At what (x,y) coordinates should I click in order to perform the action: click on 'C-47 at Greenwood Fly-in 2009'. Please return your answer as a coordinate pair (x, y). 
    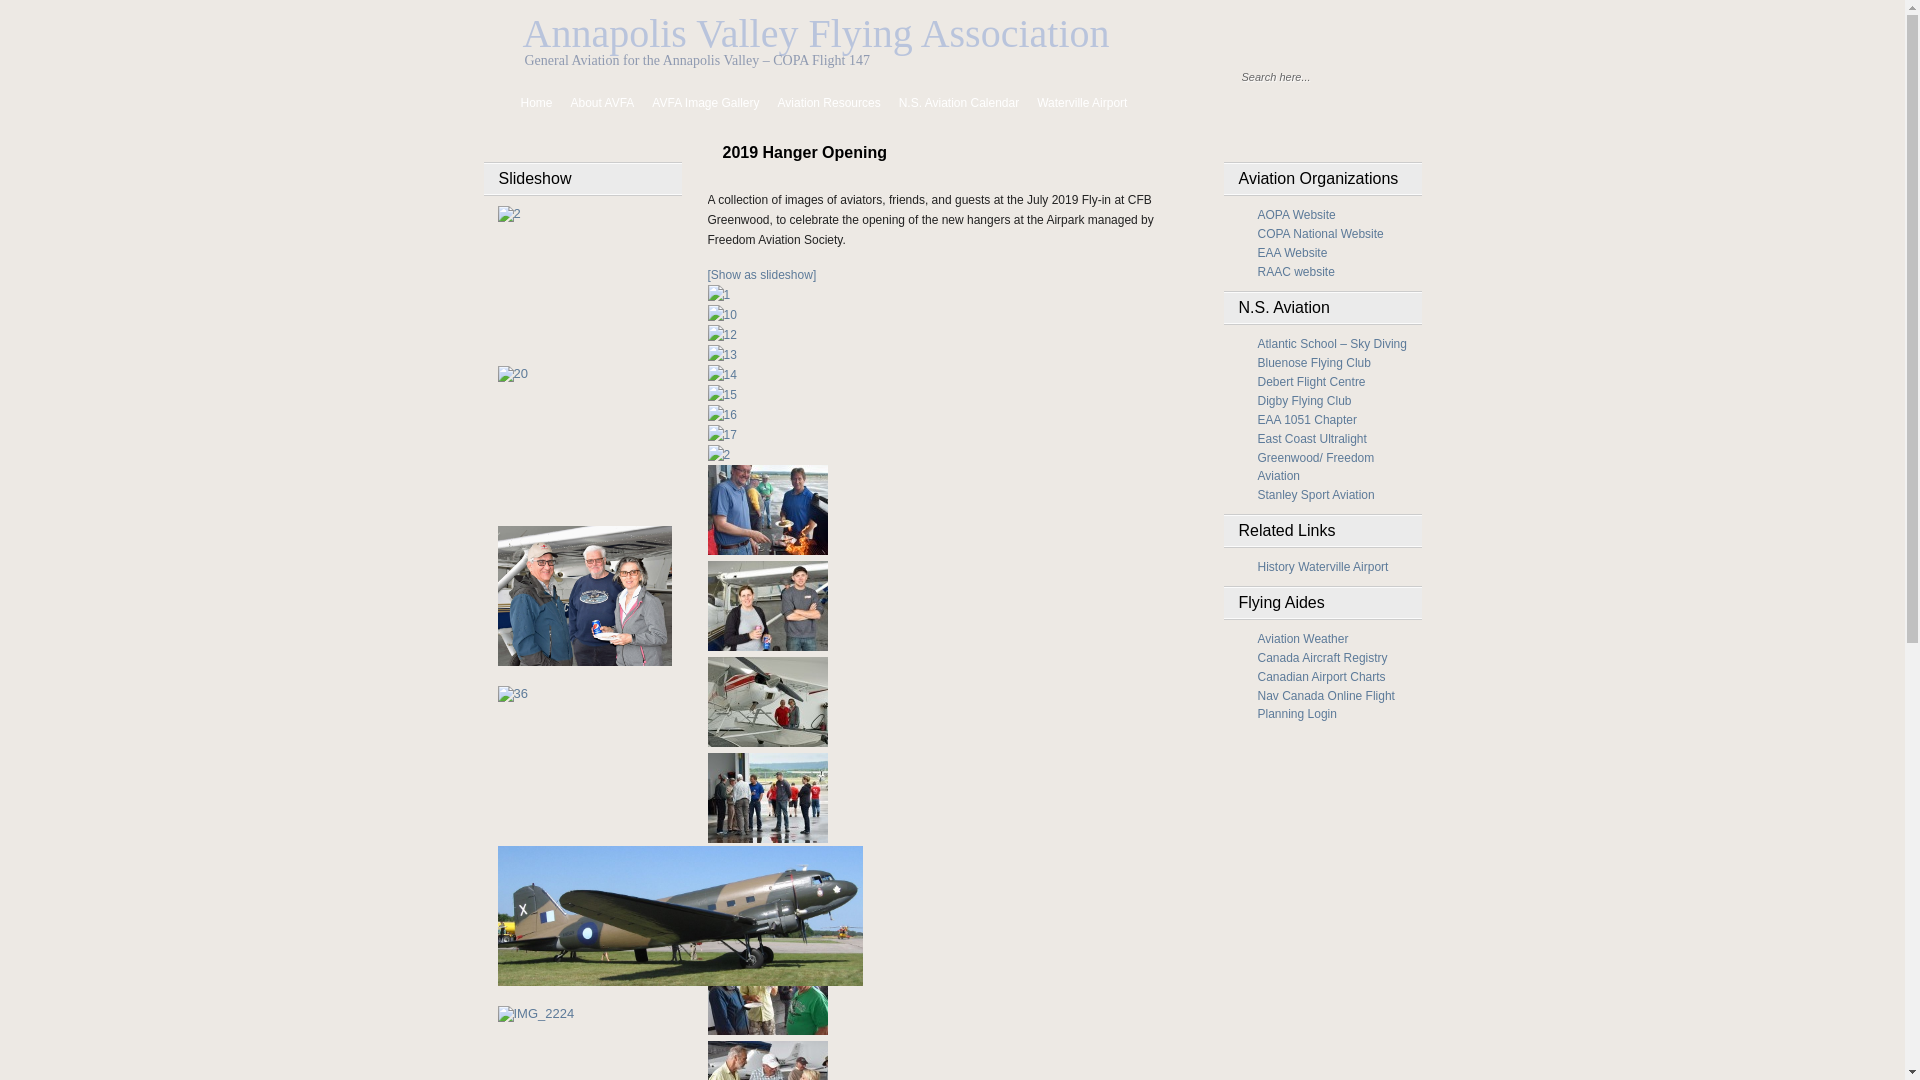
    Looking at the image, I should click on (681, 915).